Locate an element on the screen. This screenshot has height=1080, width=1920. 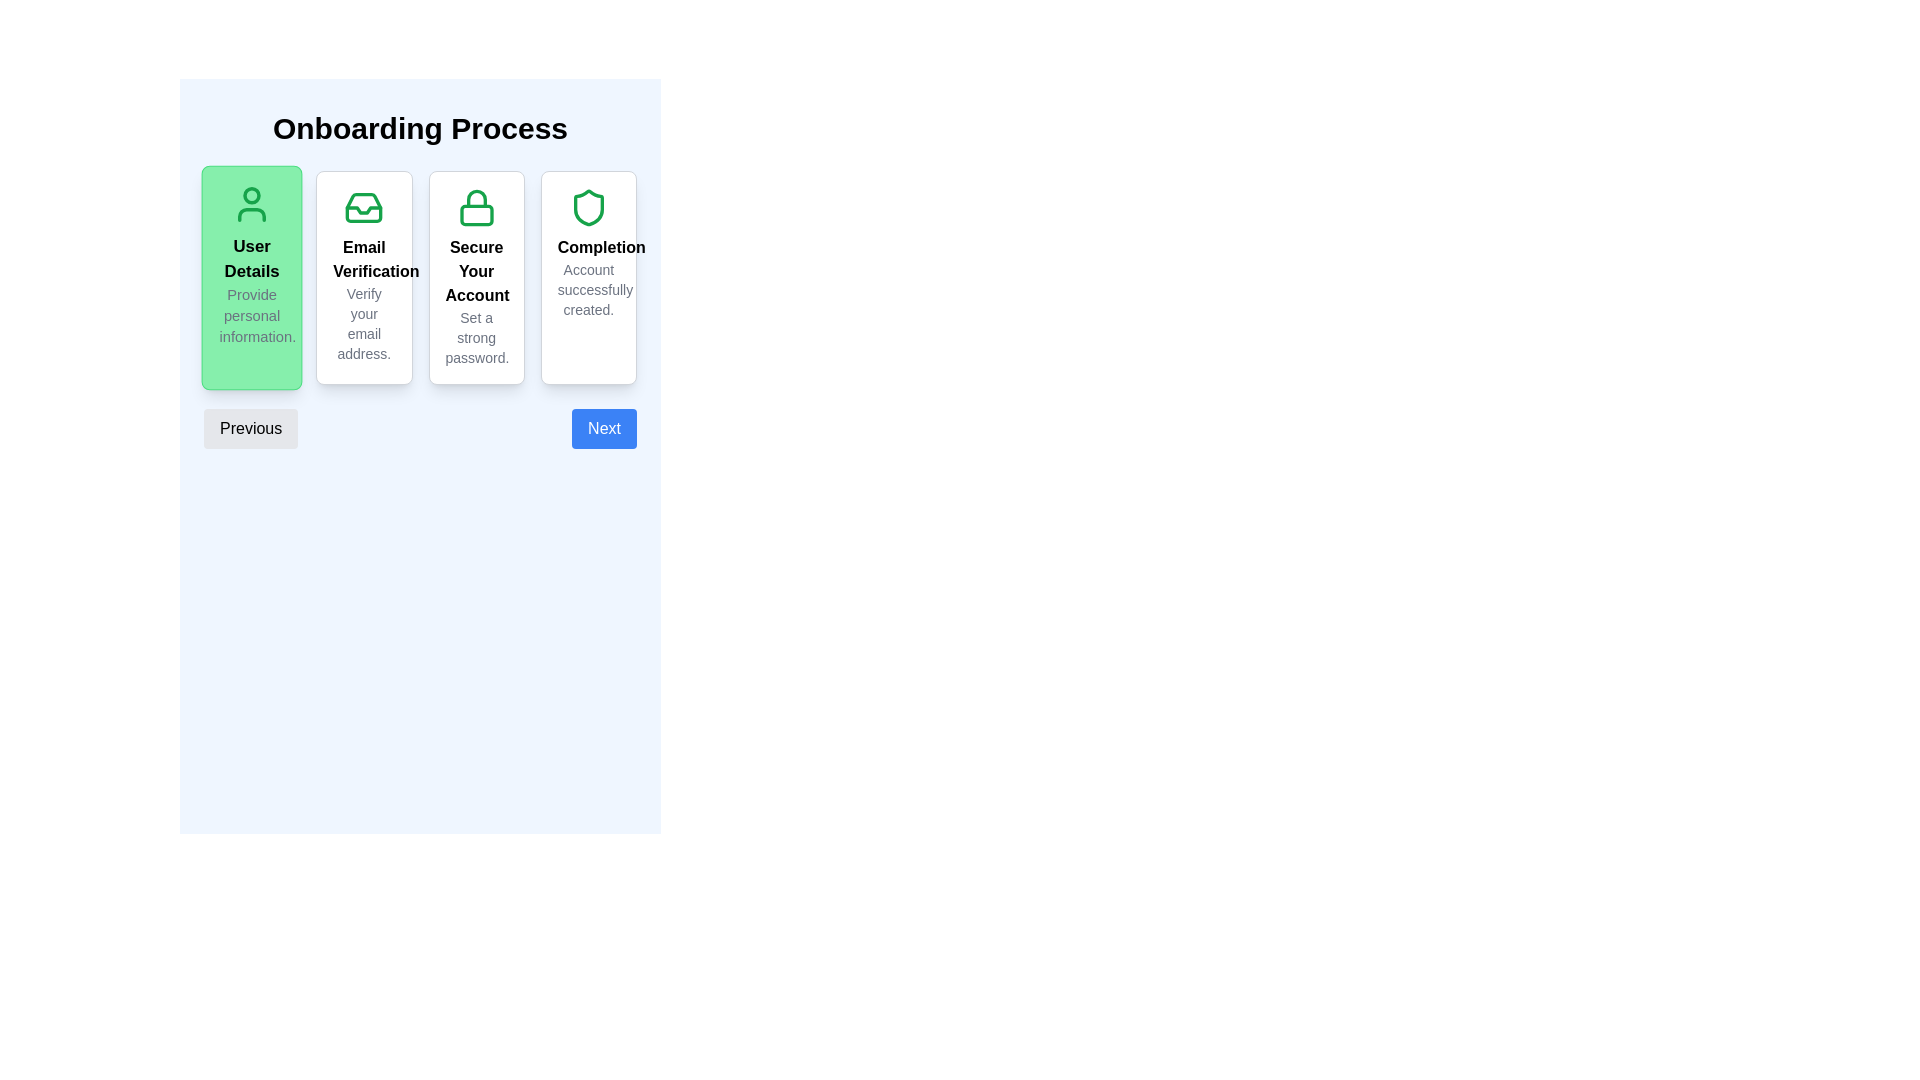
the shield icon with a green outline located in the rightmost card of the stepper interface, above the 'Completion' text is located at coordinates (587, 208).